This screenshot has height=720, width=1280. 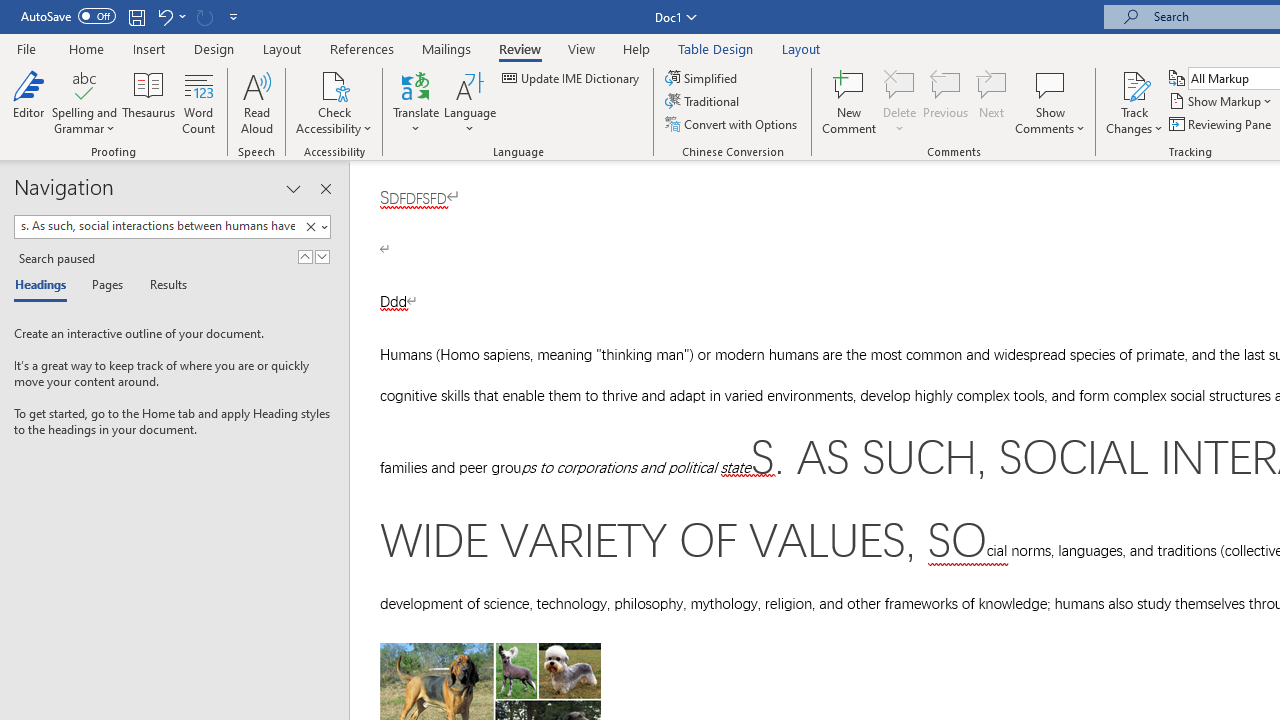 What do you see at coordinates (1049, 84) in the screenshot?
I see `'Show Comments'` at bounding box center [1049, 84].